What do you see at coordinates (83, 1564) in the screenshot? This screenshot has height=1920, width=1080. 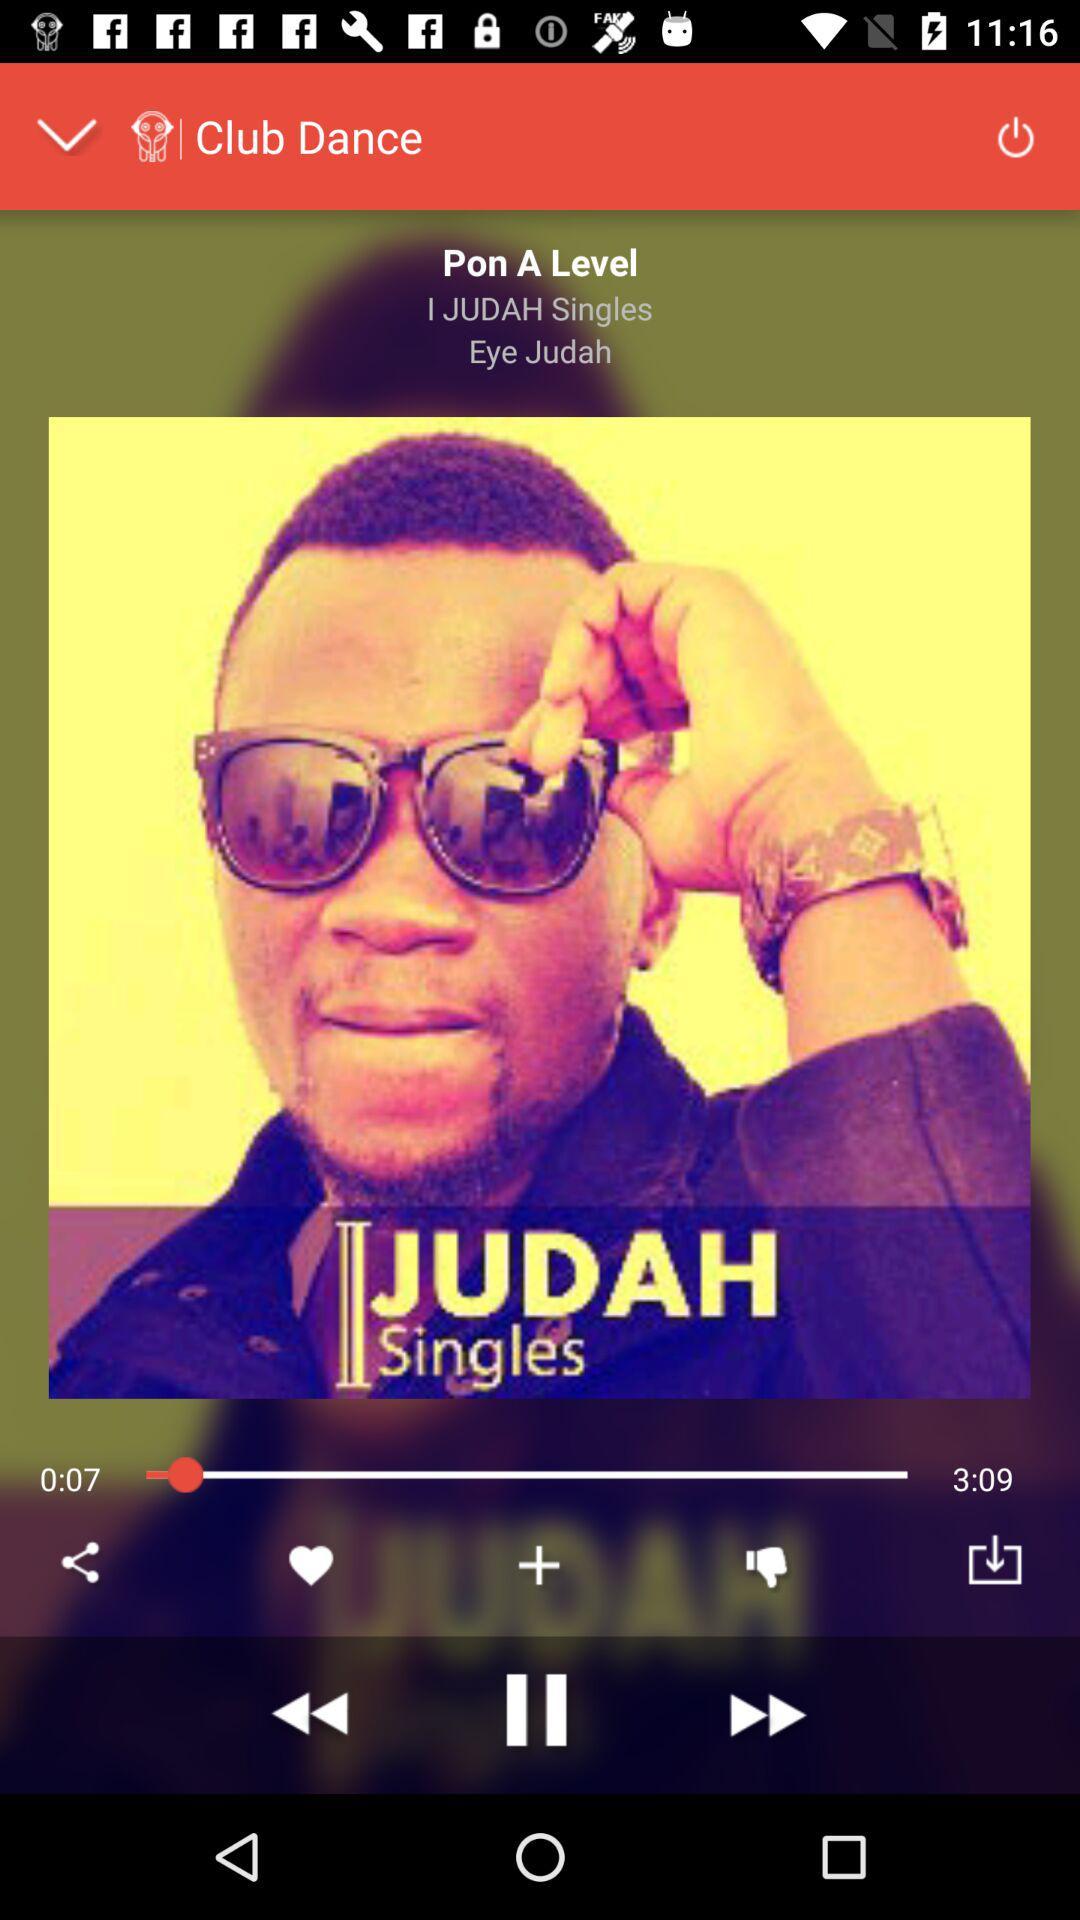 I see `share the song` at bounding box center [83, 1564].